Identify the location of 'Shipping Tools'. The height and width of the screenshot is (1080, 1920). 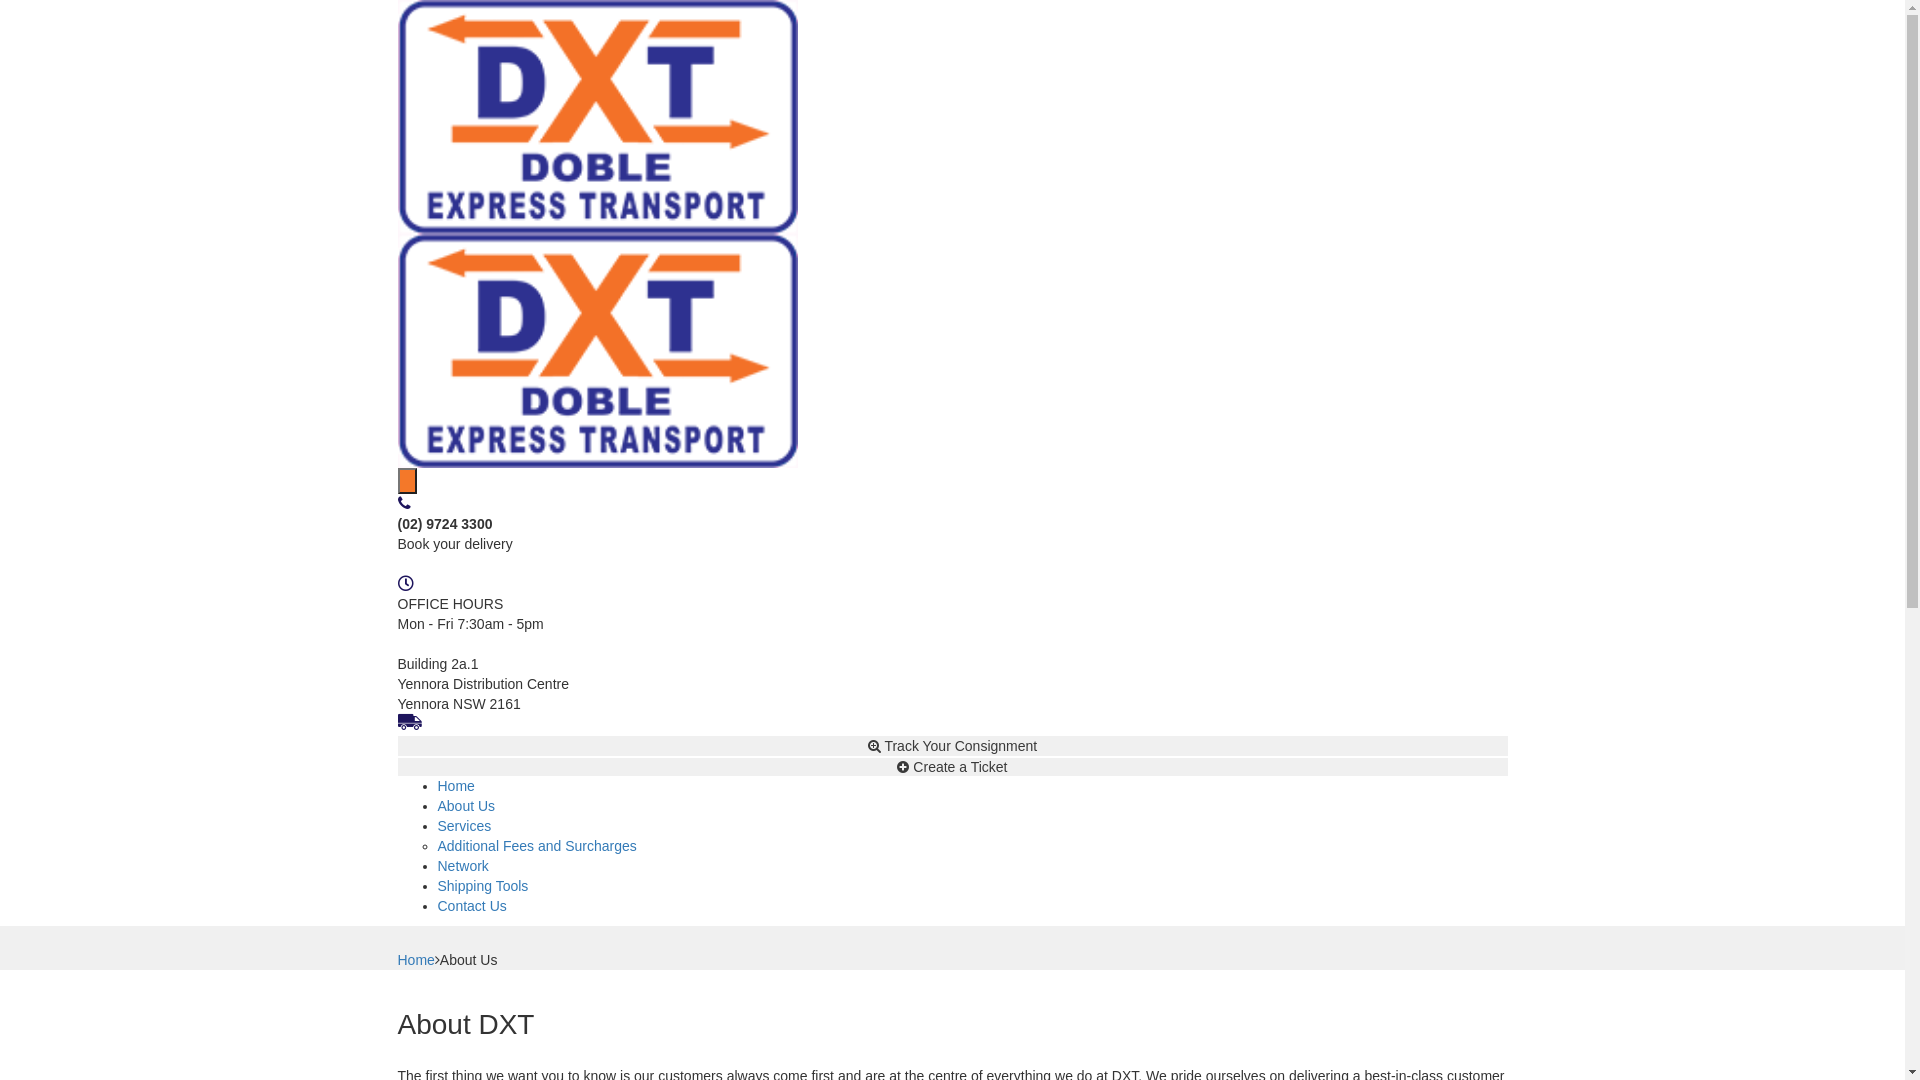
(436, 885).